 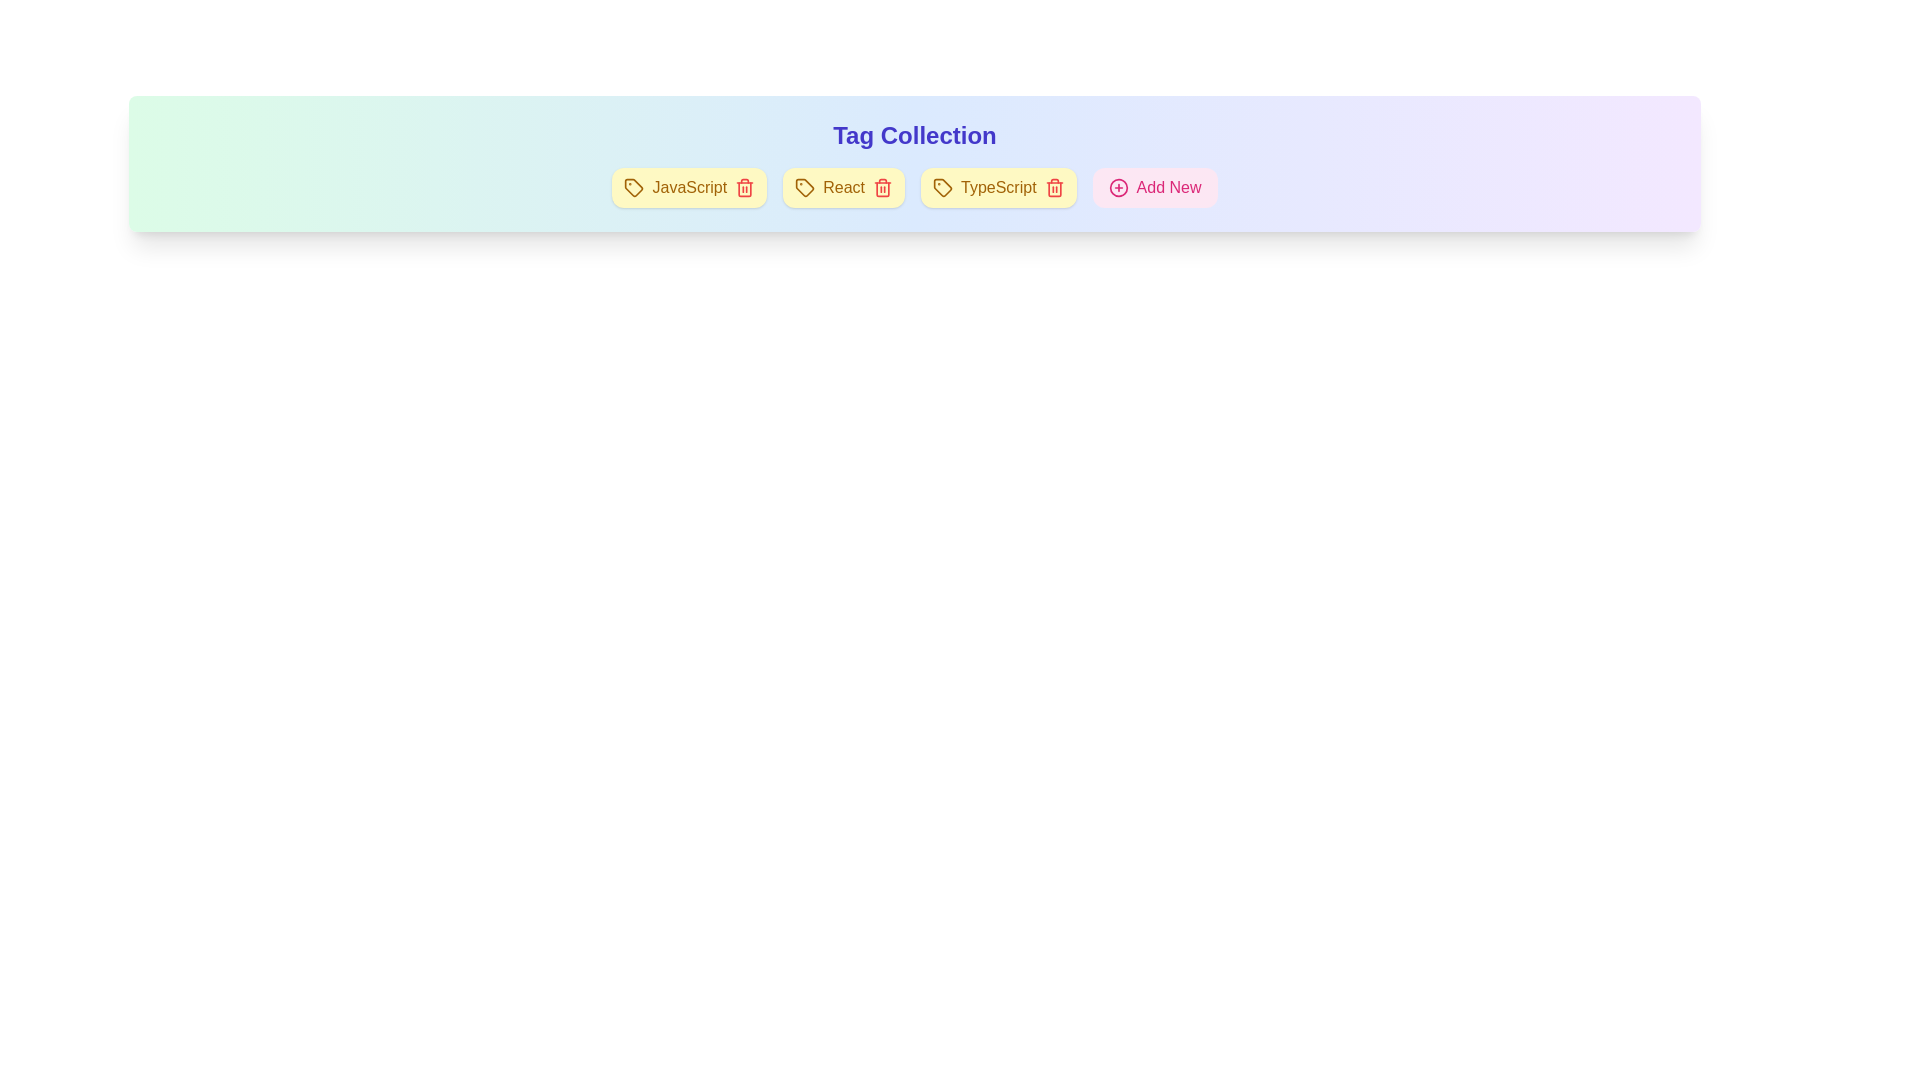 I want to click on the textual heading that serves as a title for the surrounding content, indicating a collection of tags, so click(x=914, y=135).